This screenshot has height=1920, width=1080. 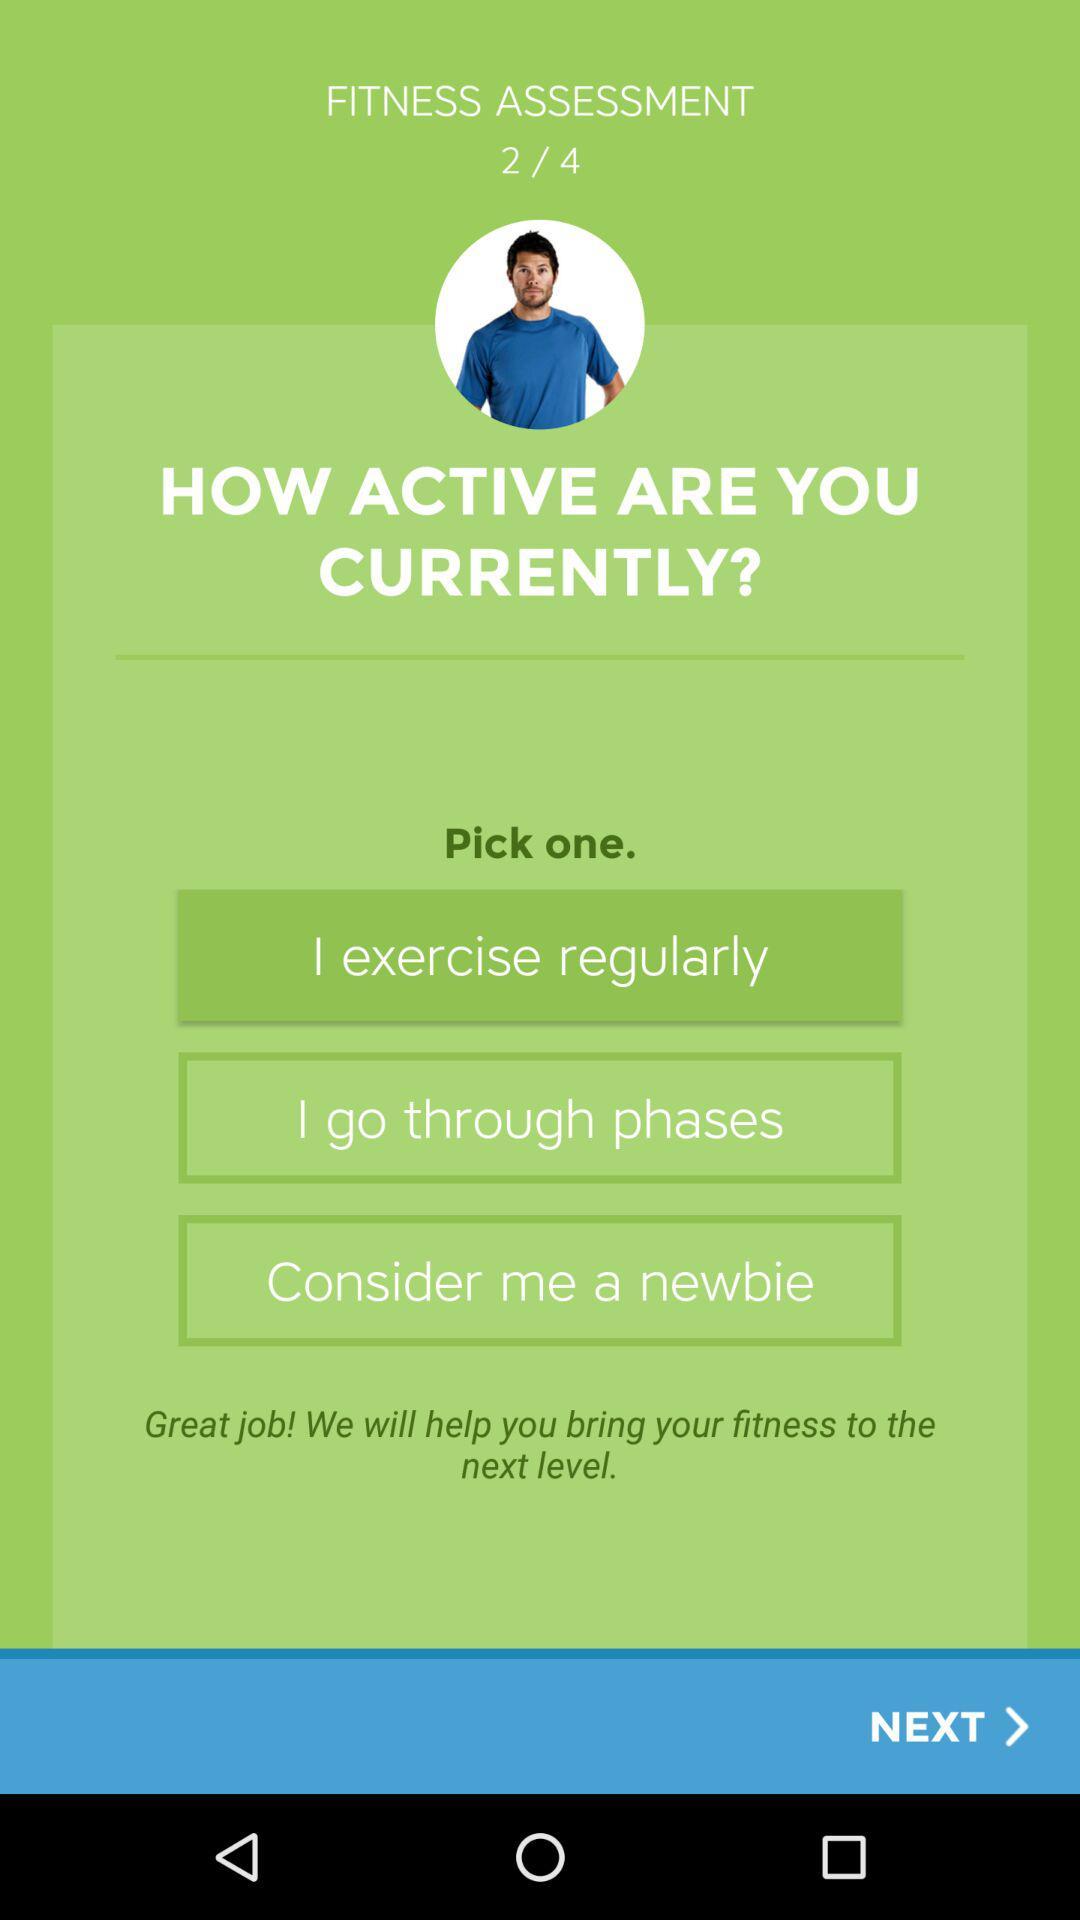 What do you see at coordinates (540, 1280) in the screenshot?
I see `the consider me a icon` at bounding box center [540, 1280].